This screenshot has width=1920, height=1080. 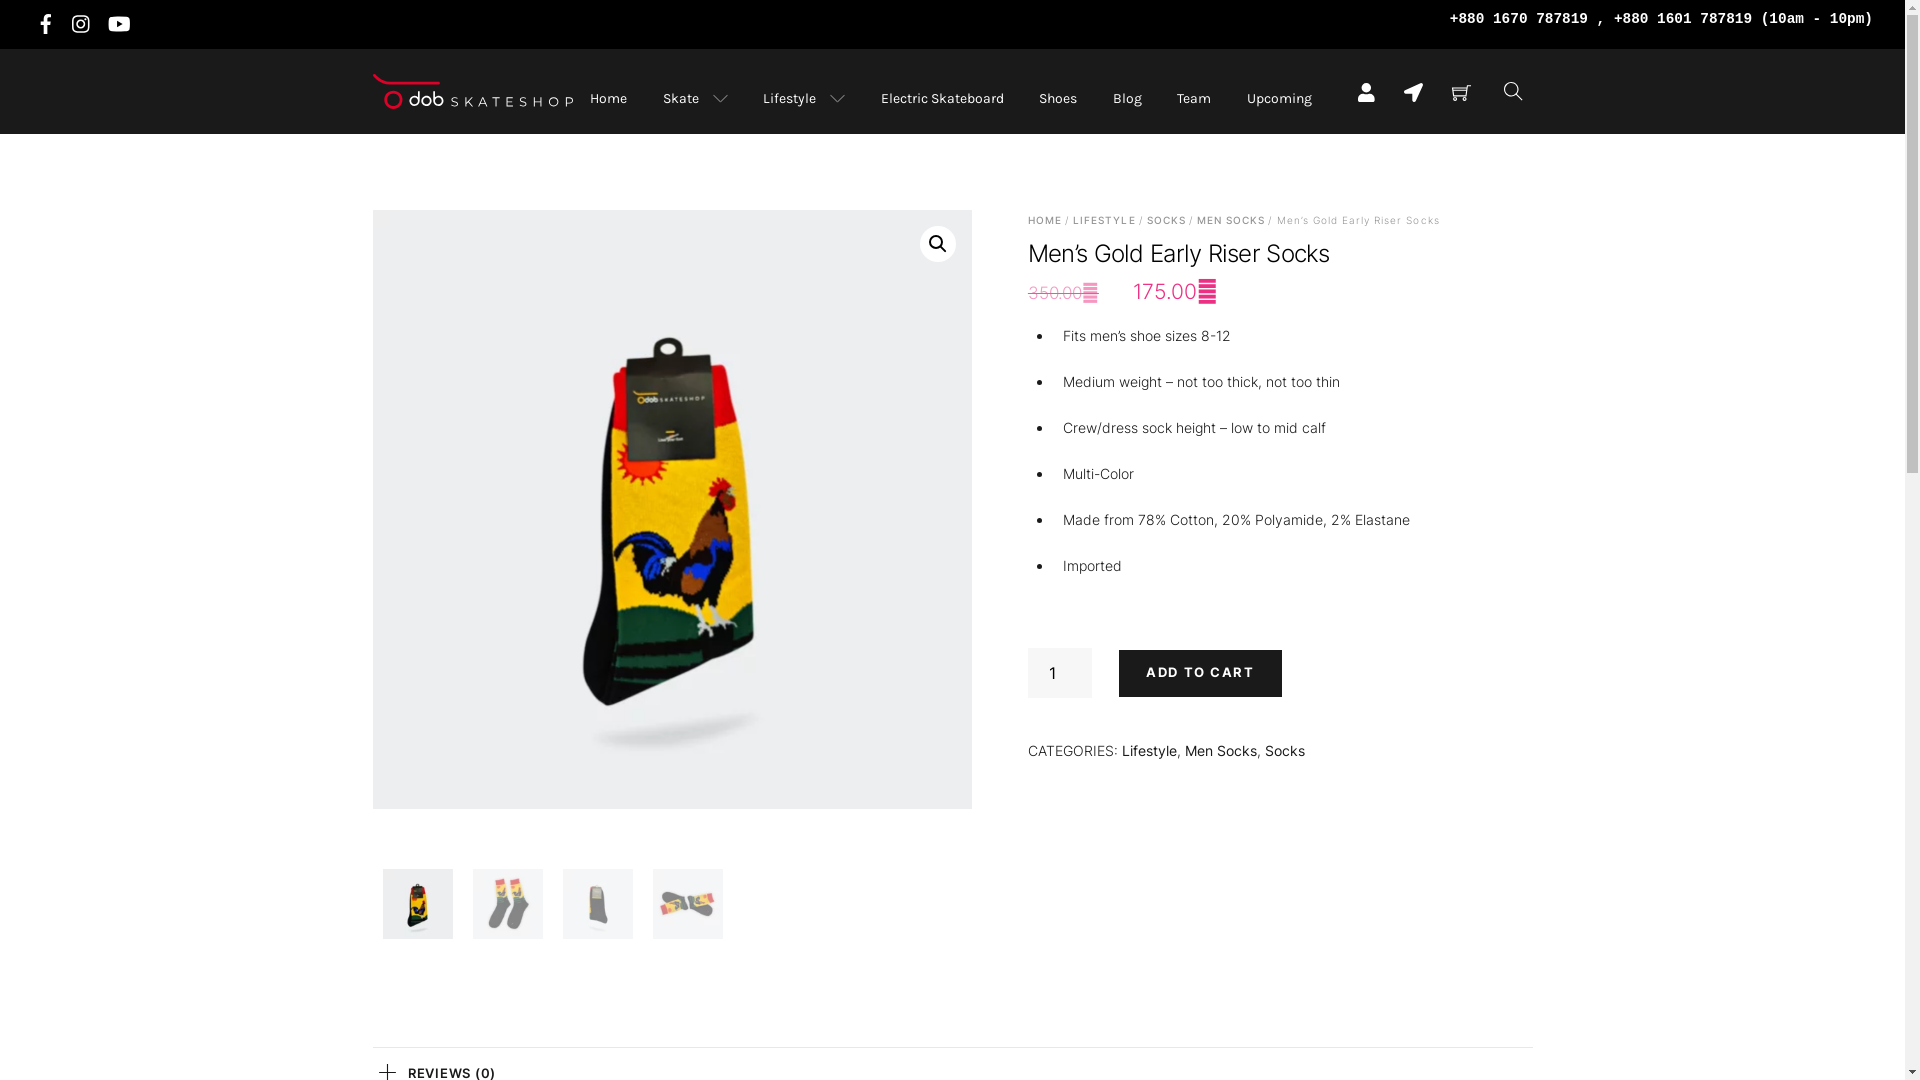 What do you see at coordinates (694, 98) in the screenshot?
I see `'Skate'` at bounding box center [694, 98].